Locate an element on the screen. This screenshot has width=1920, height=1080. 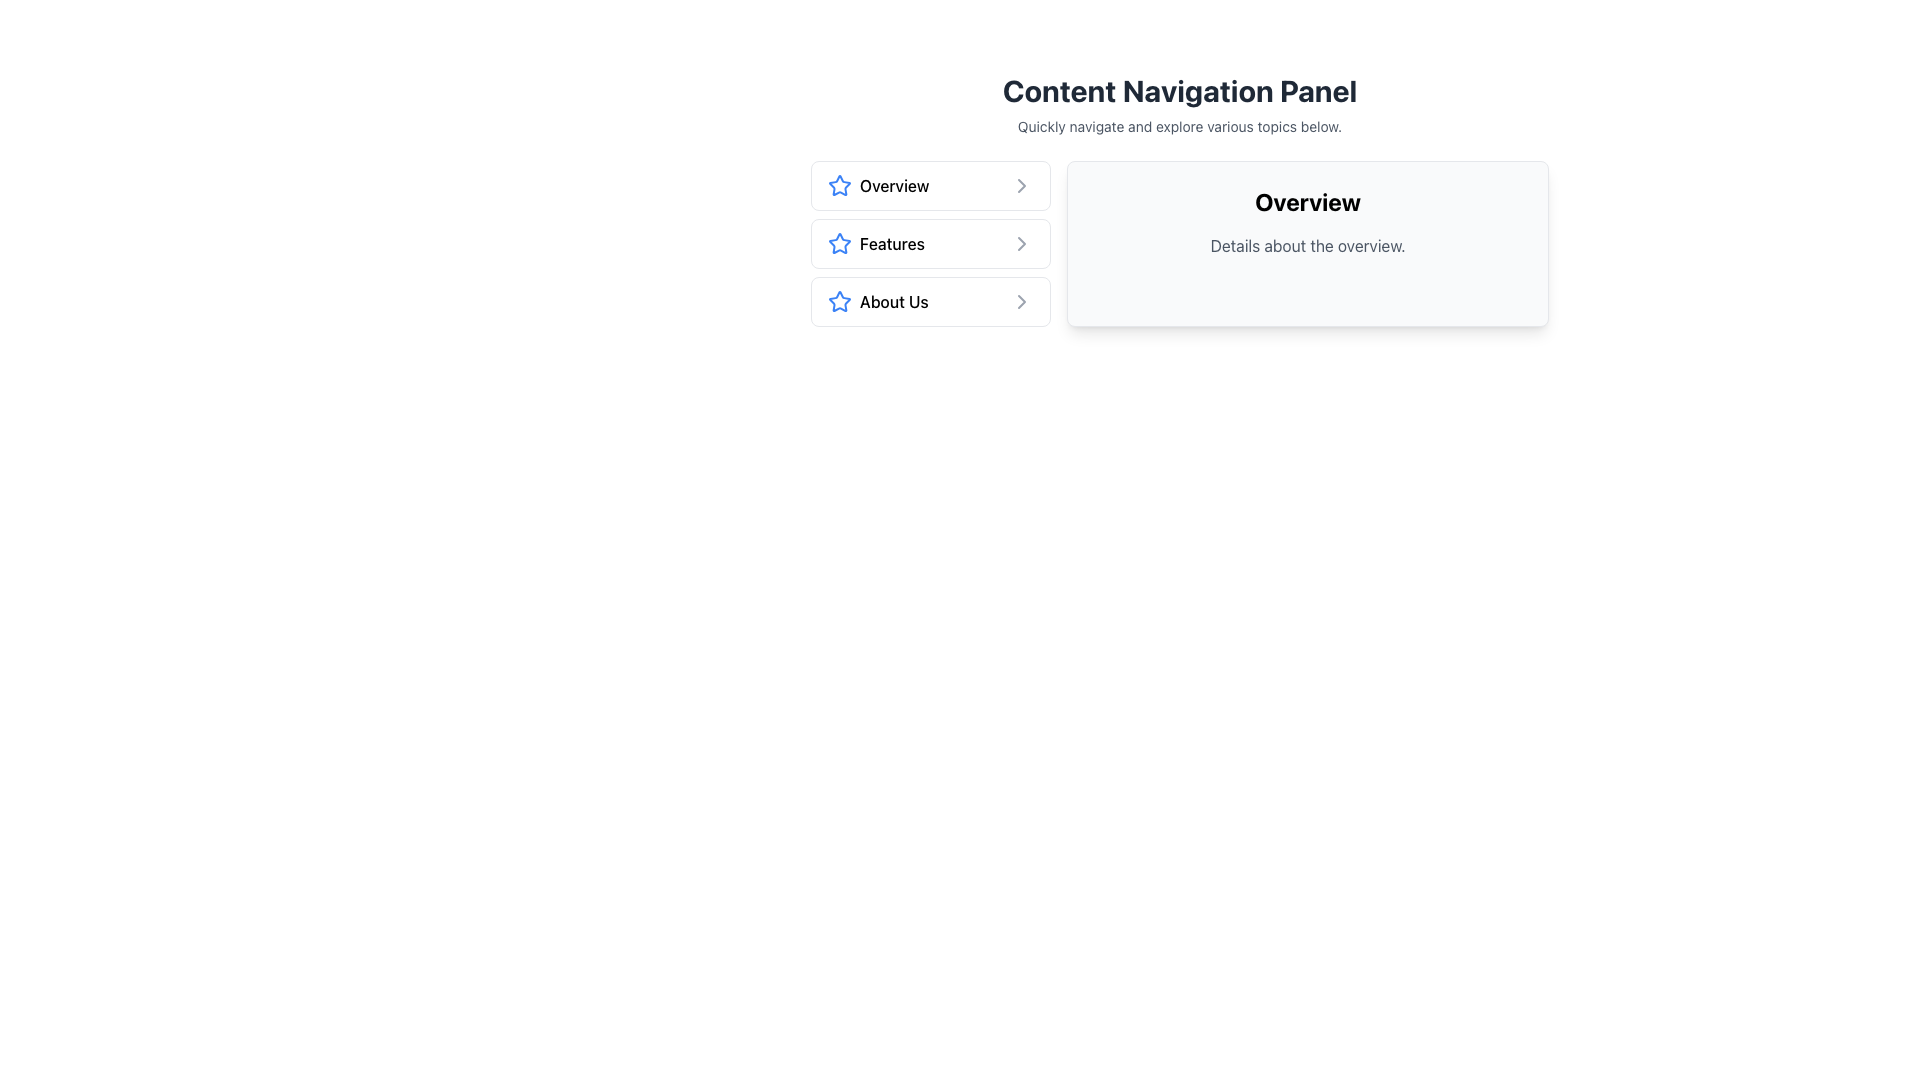
the static text label displaying 'Details about the overview.' located below the 'Overview' heading in the right panel is located at coordinates (1308, 245).